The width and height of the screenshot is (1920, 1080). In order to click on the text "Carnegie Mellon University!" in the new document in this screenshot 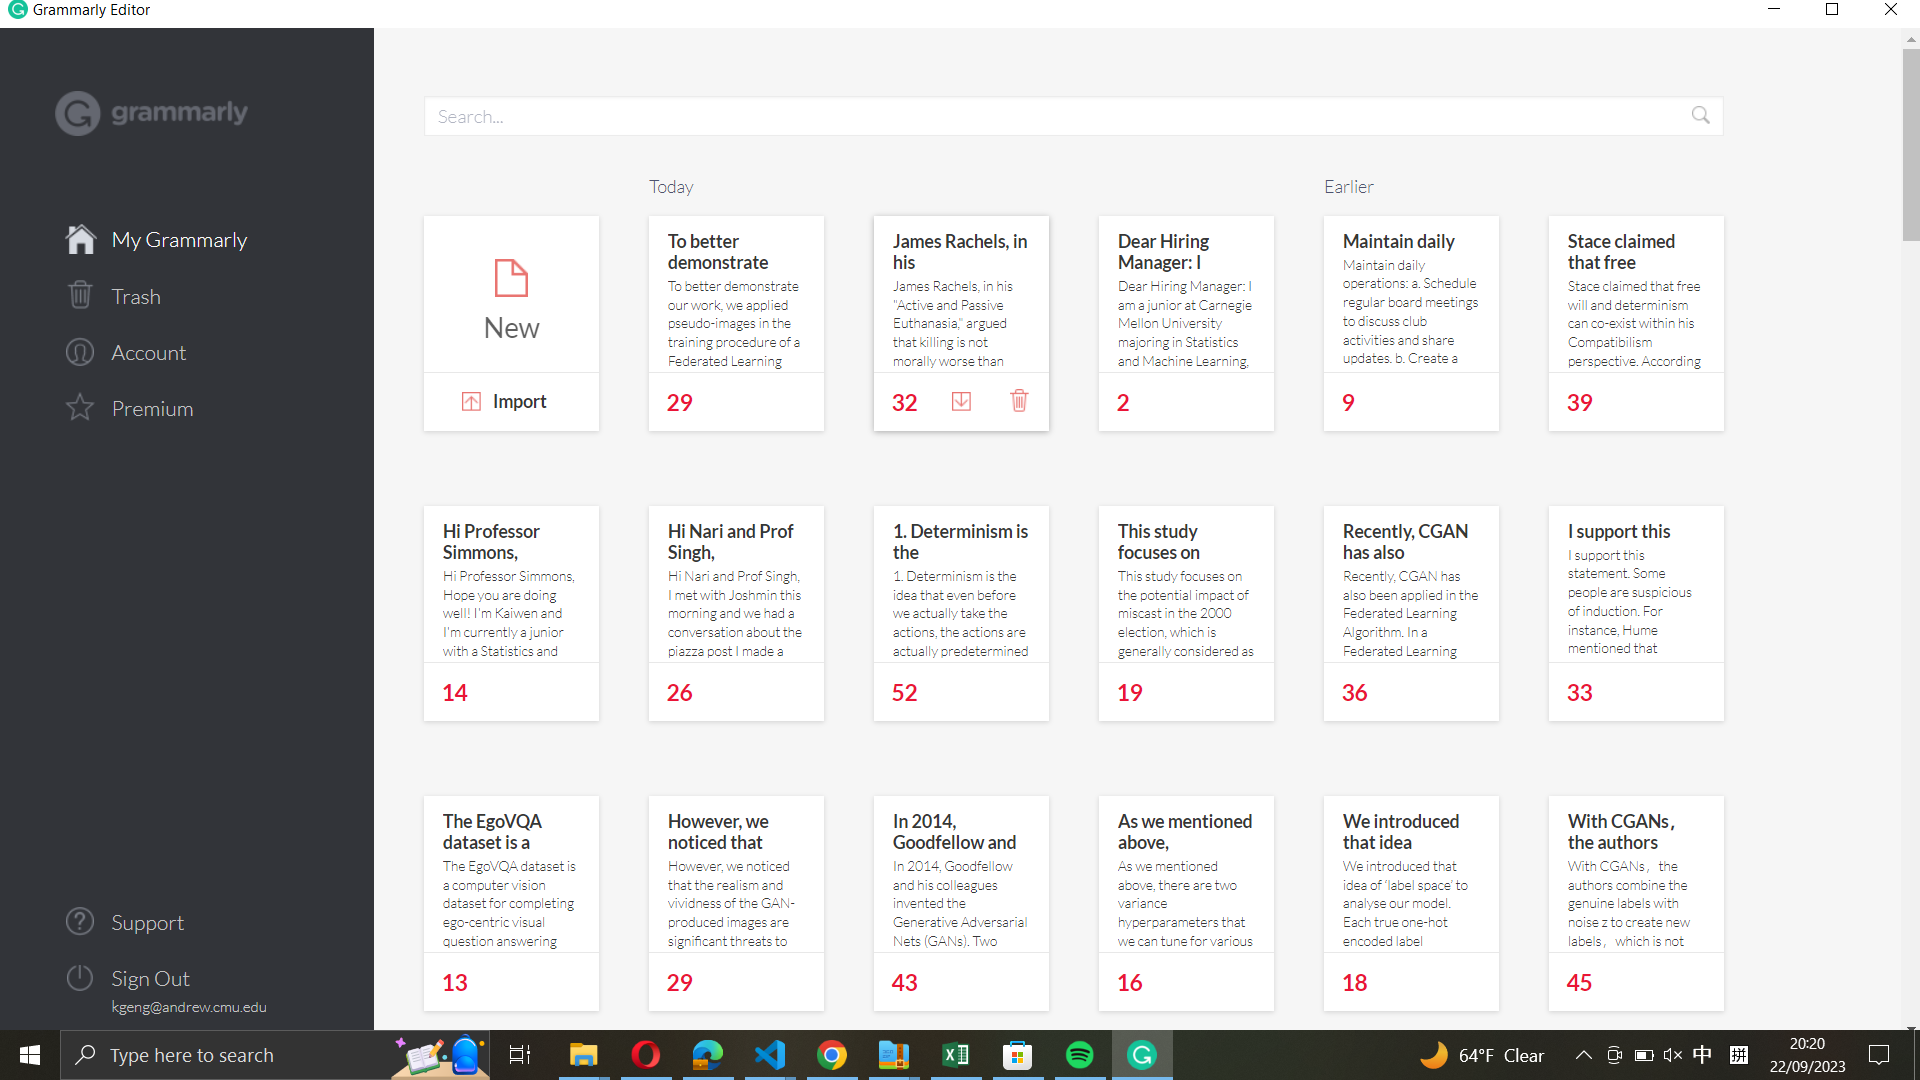, I will do `click(511, 295)`.